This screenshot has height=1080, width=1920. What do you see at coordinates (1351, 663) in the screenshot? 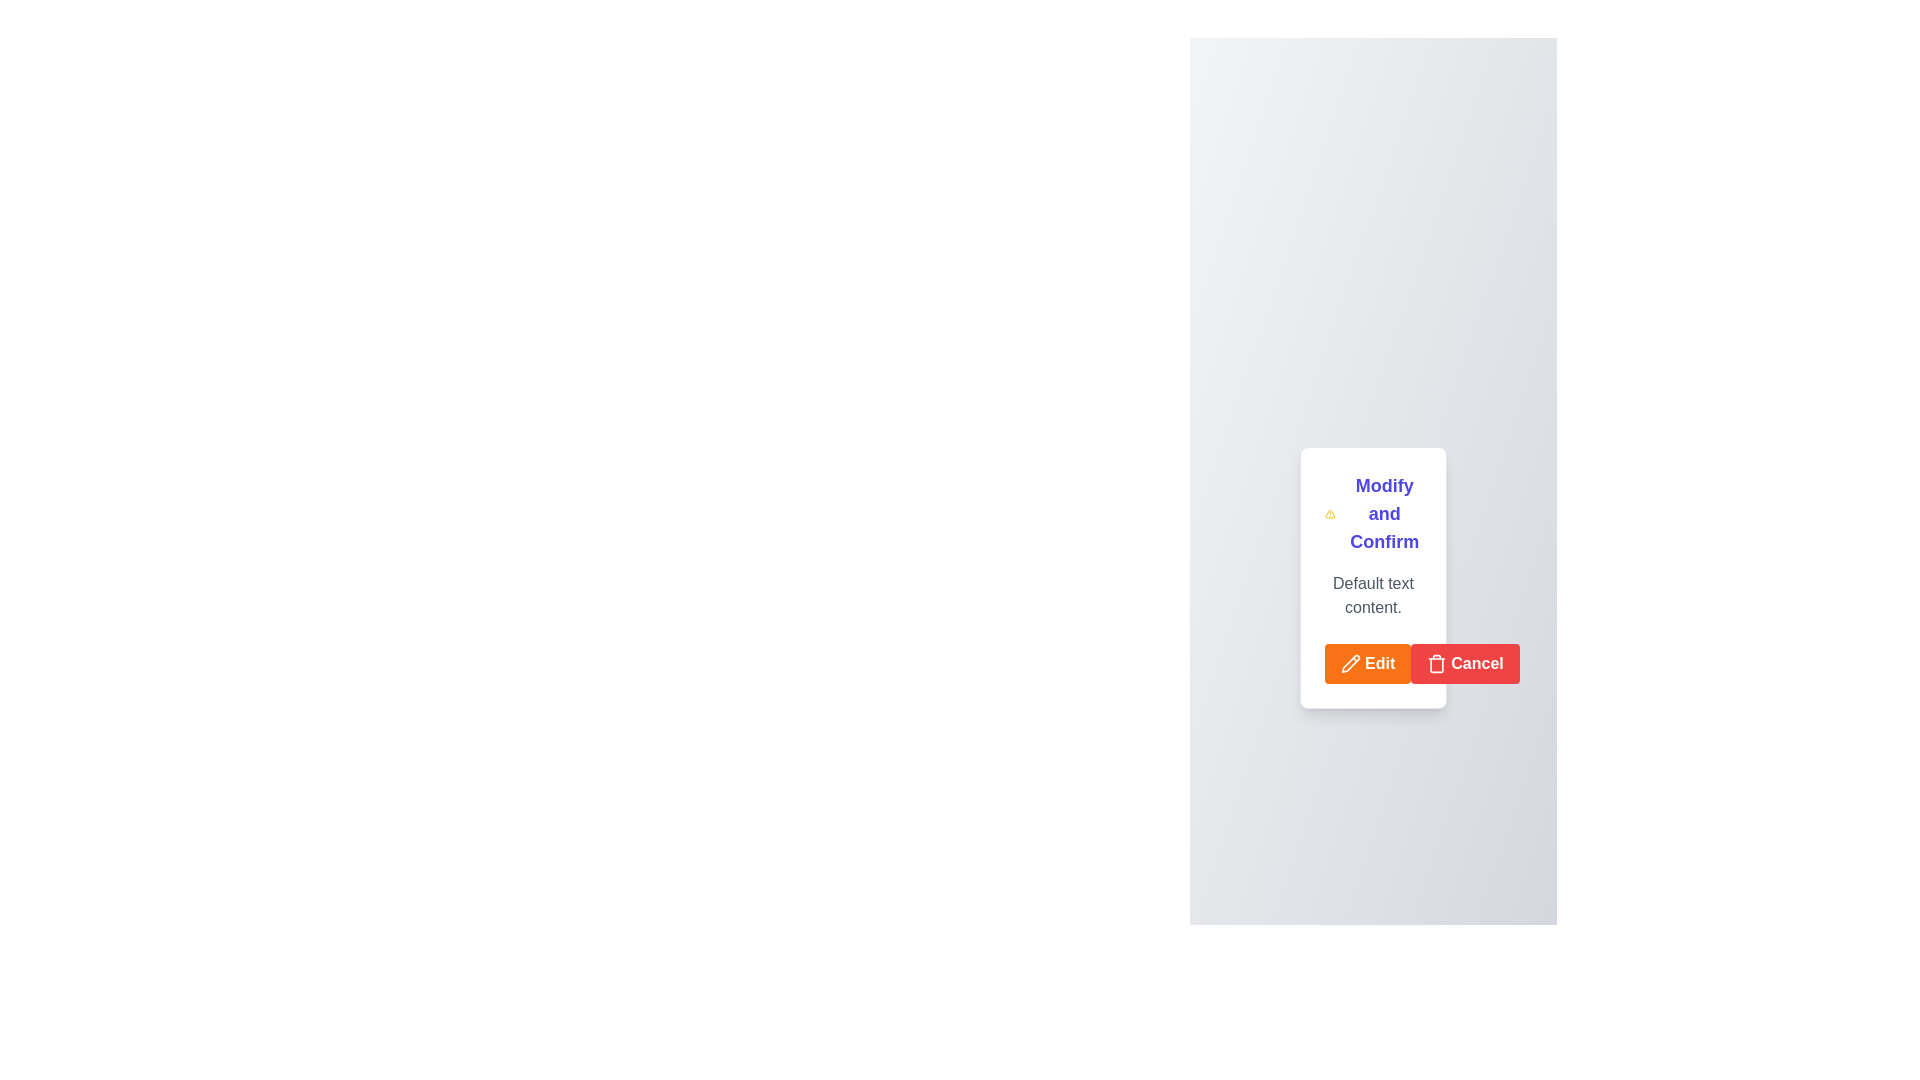
I see `the orange pencil icon representing the 'Edit' functionality, located on the left side of the 'Edit' button in the lower section of the card labeled 'Modify and Confirm'` at bounding box center [1351, 663].